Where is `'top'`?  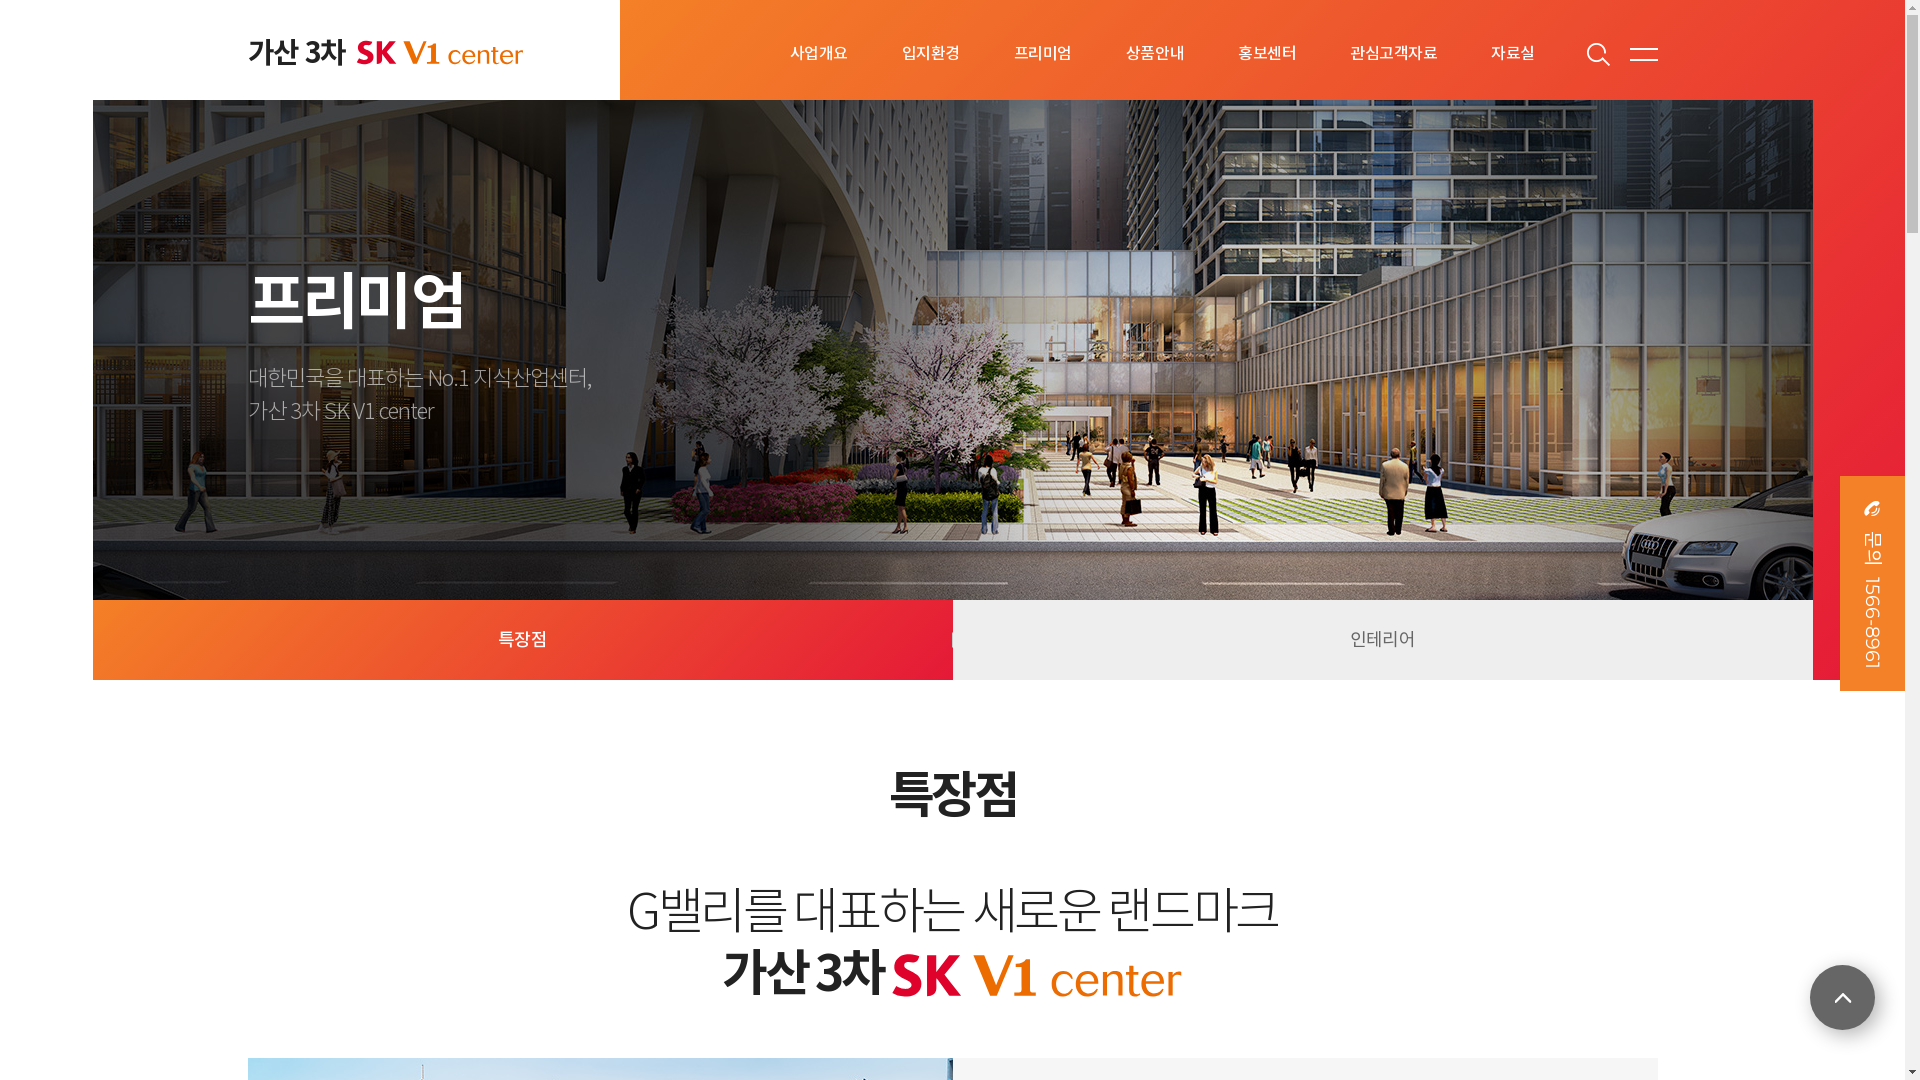
'top' is located at coordinates (1809, 997).